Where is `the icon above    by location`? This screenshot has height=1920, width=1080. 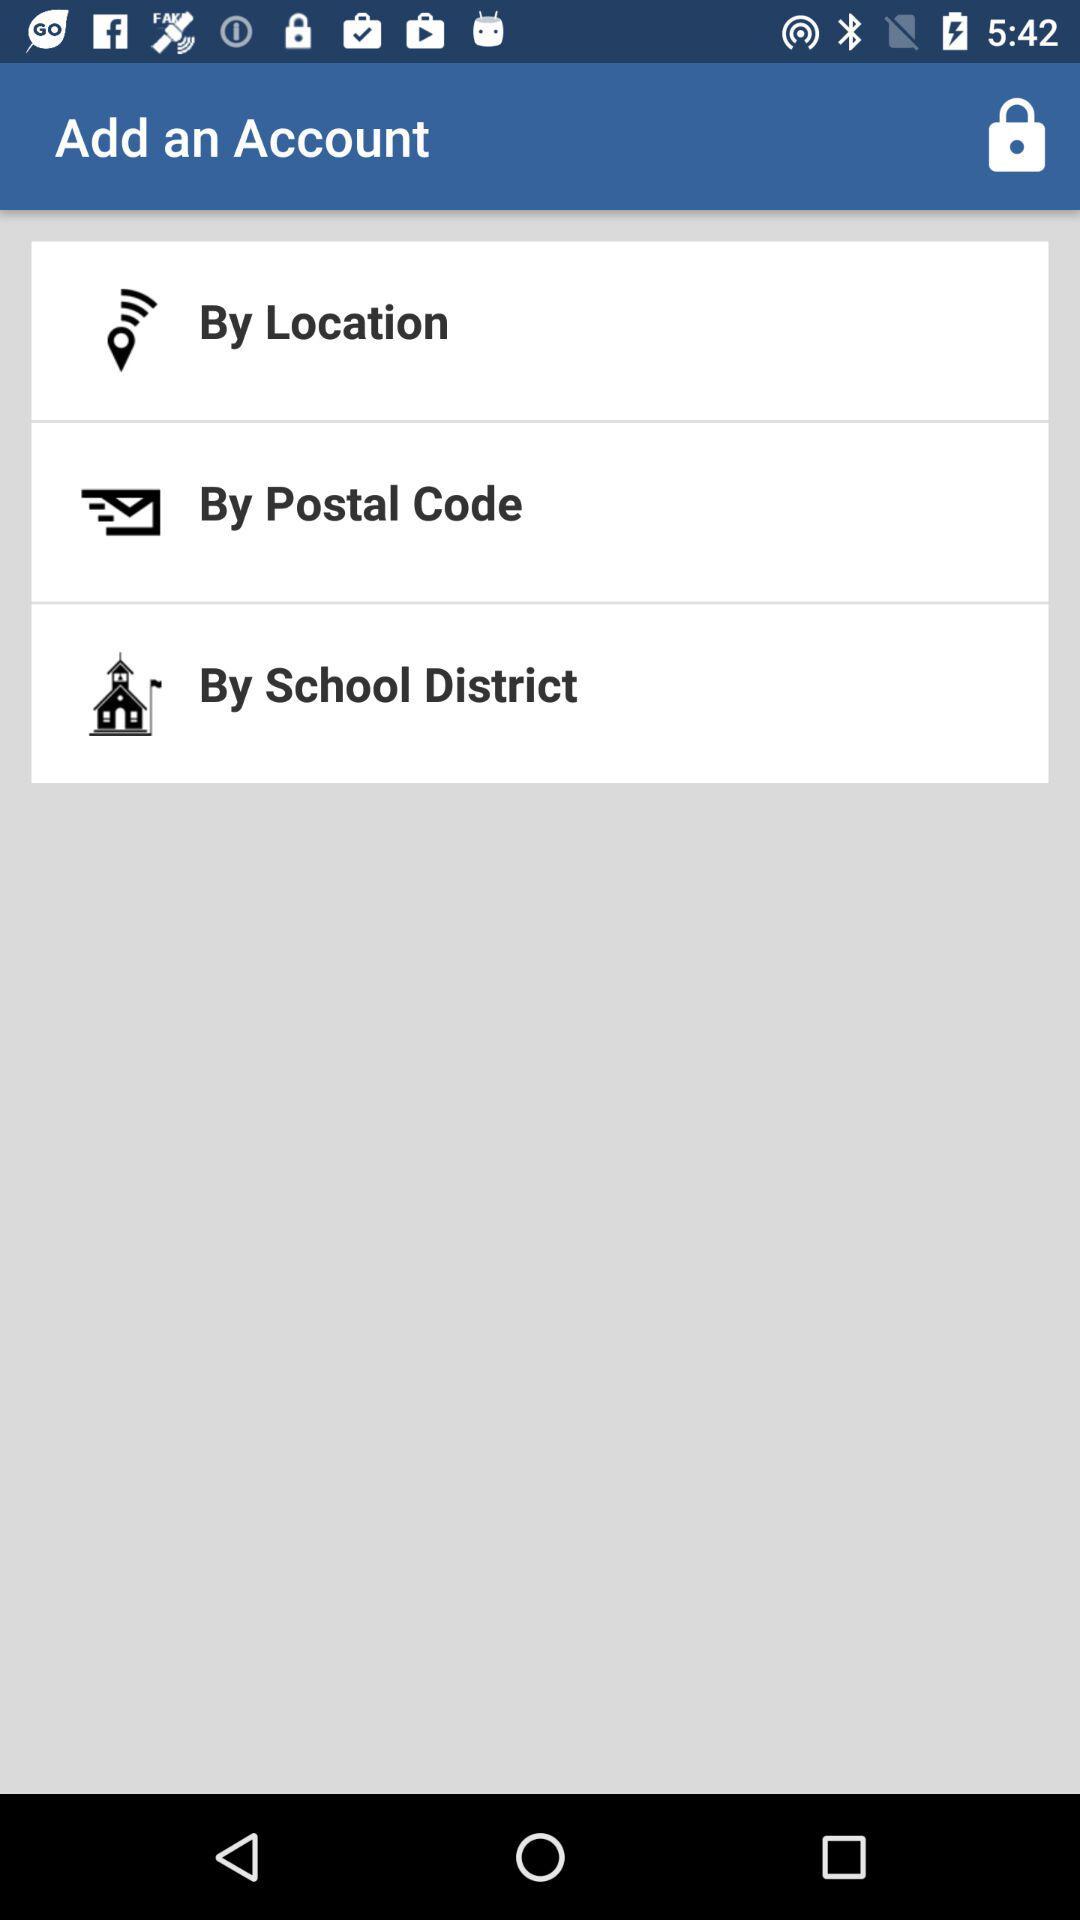
the icon above    by location is located at coordinates (1017, 135).